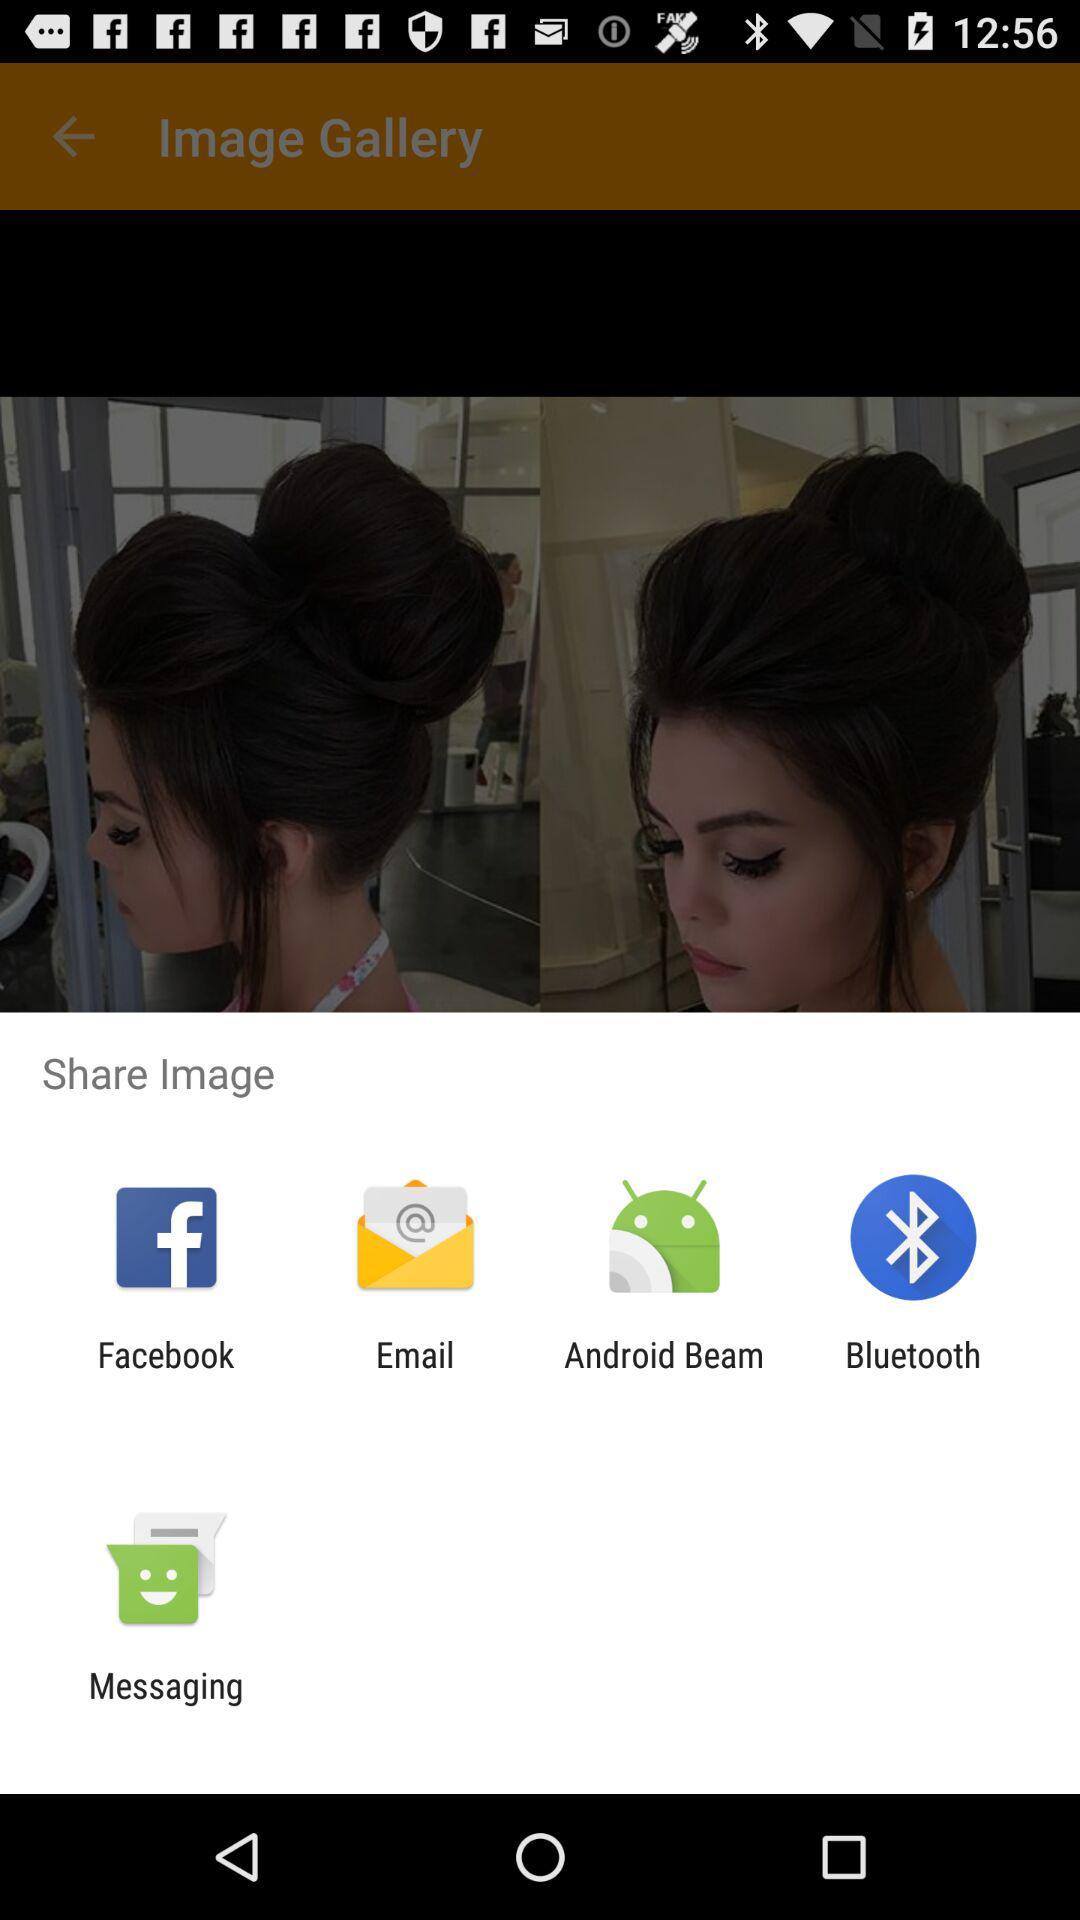 The width and height of the screenshot is (1080, 1920). What do you see at coordinates (664, 1374) in the screenshot?
I see `the android beam app` at bounding box center [664, 1374].